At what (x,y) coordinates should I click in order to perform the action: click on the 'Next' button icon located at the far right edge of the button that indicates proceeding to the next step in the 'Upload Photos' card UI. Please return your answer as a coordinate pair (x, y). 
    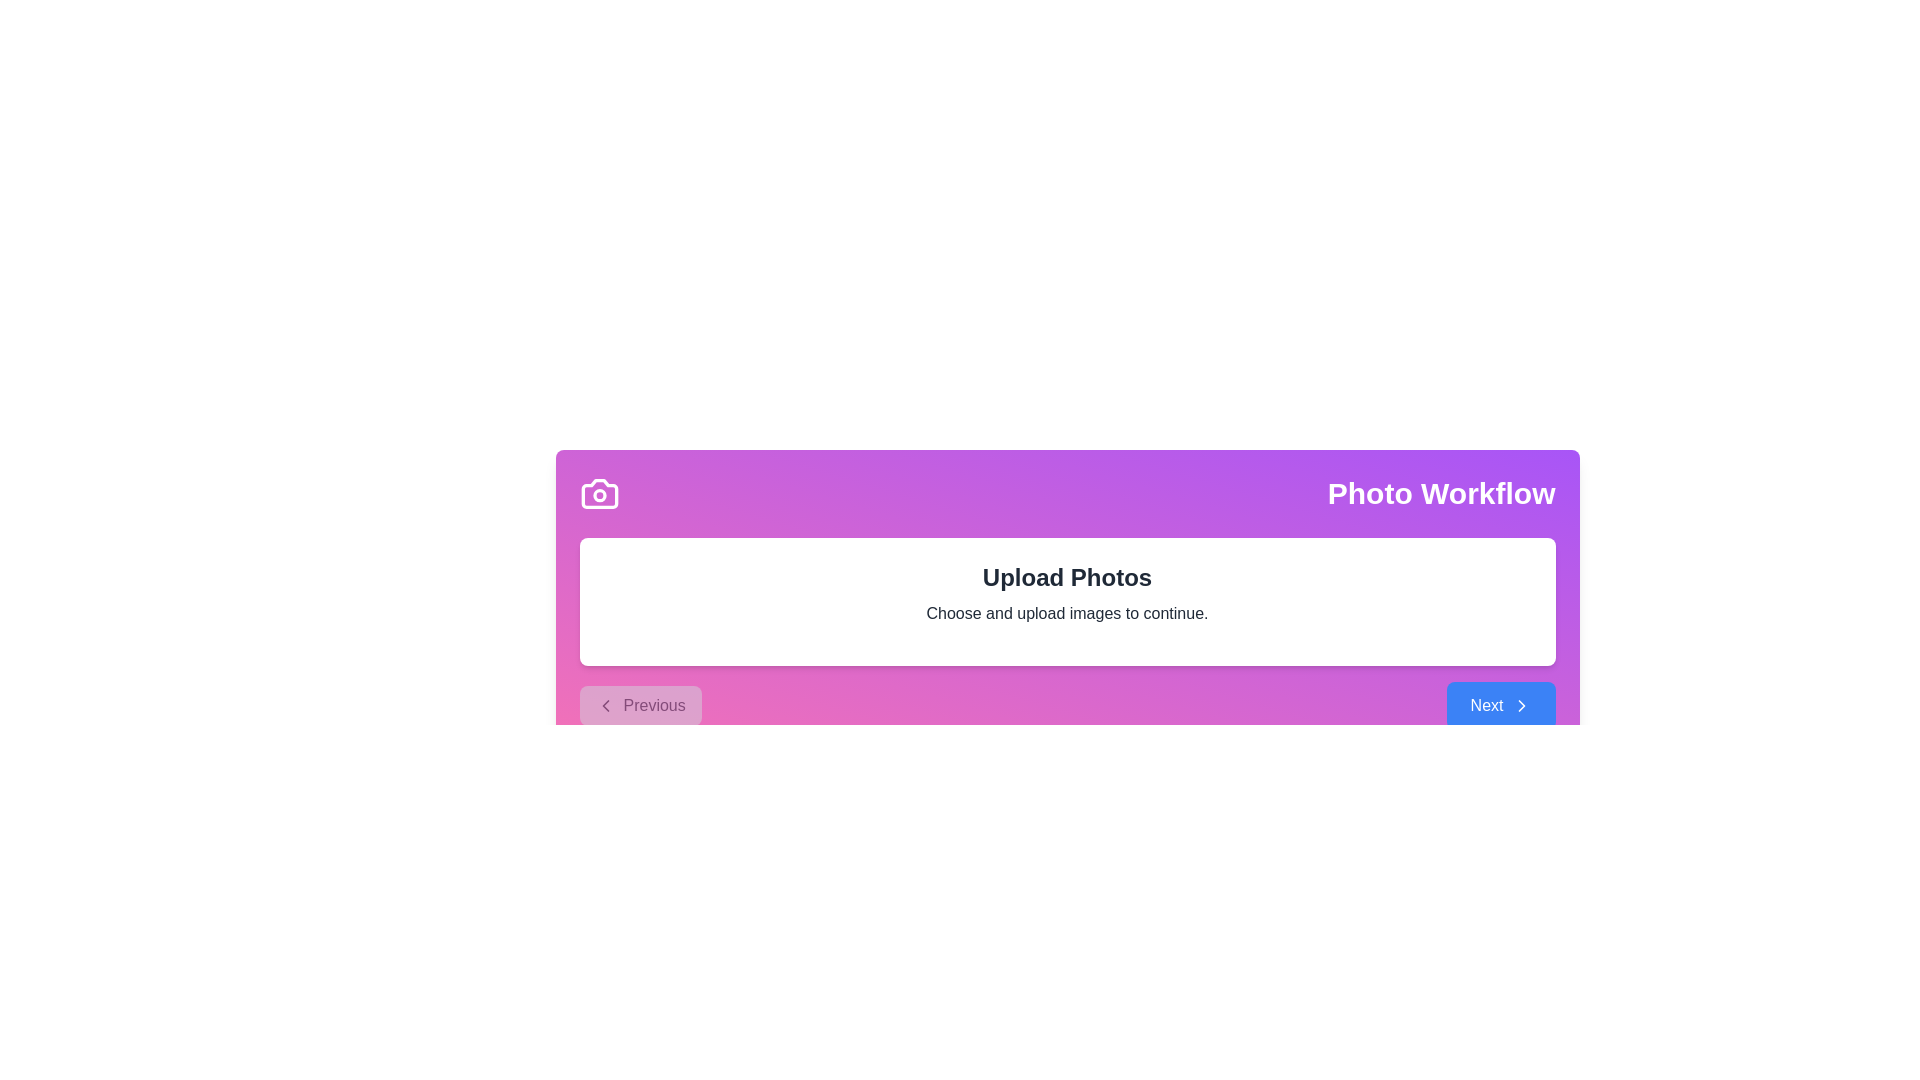
    Looking at the image, I should click on (1520, 704).